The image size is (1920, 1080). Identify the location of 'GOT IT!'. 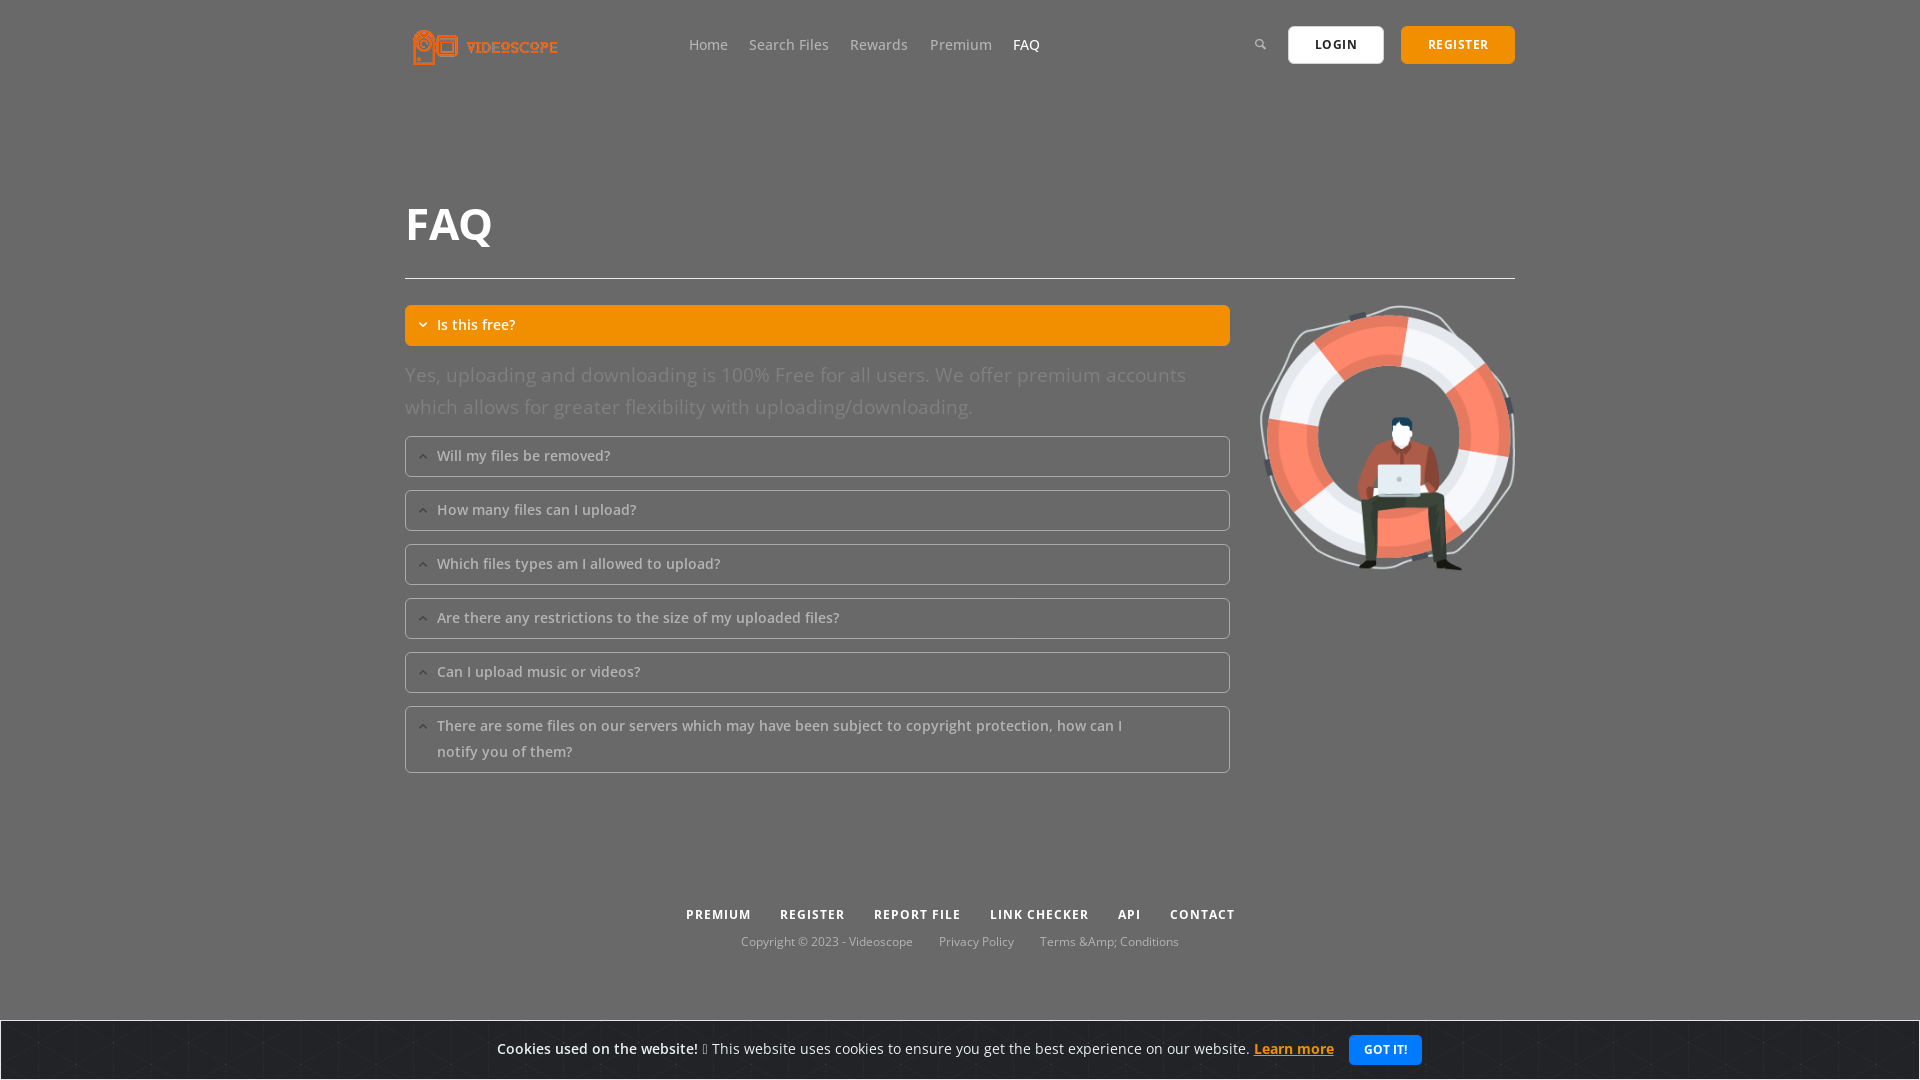
(1384, 1048).